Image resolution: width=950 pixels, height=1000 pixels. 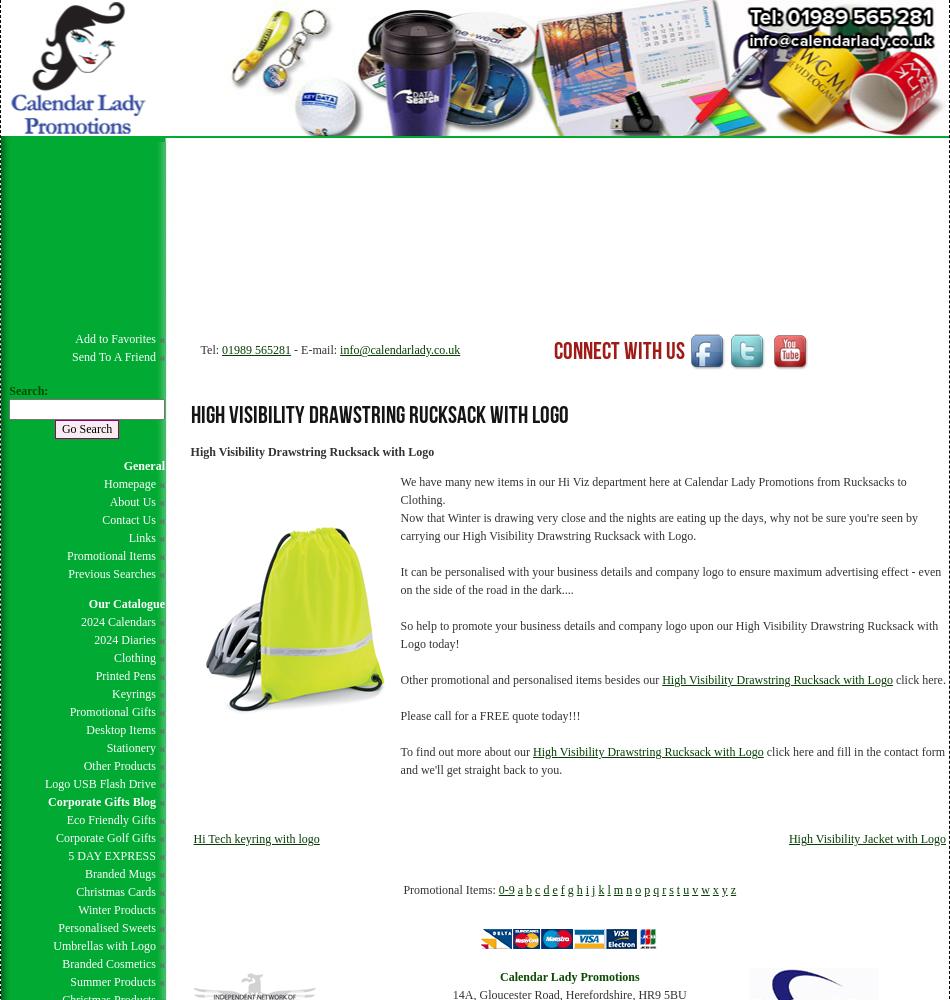 What do you see at coordinates (600, 890) in the screenshot?
I see `'k'` at bounding box center [600, 890].